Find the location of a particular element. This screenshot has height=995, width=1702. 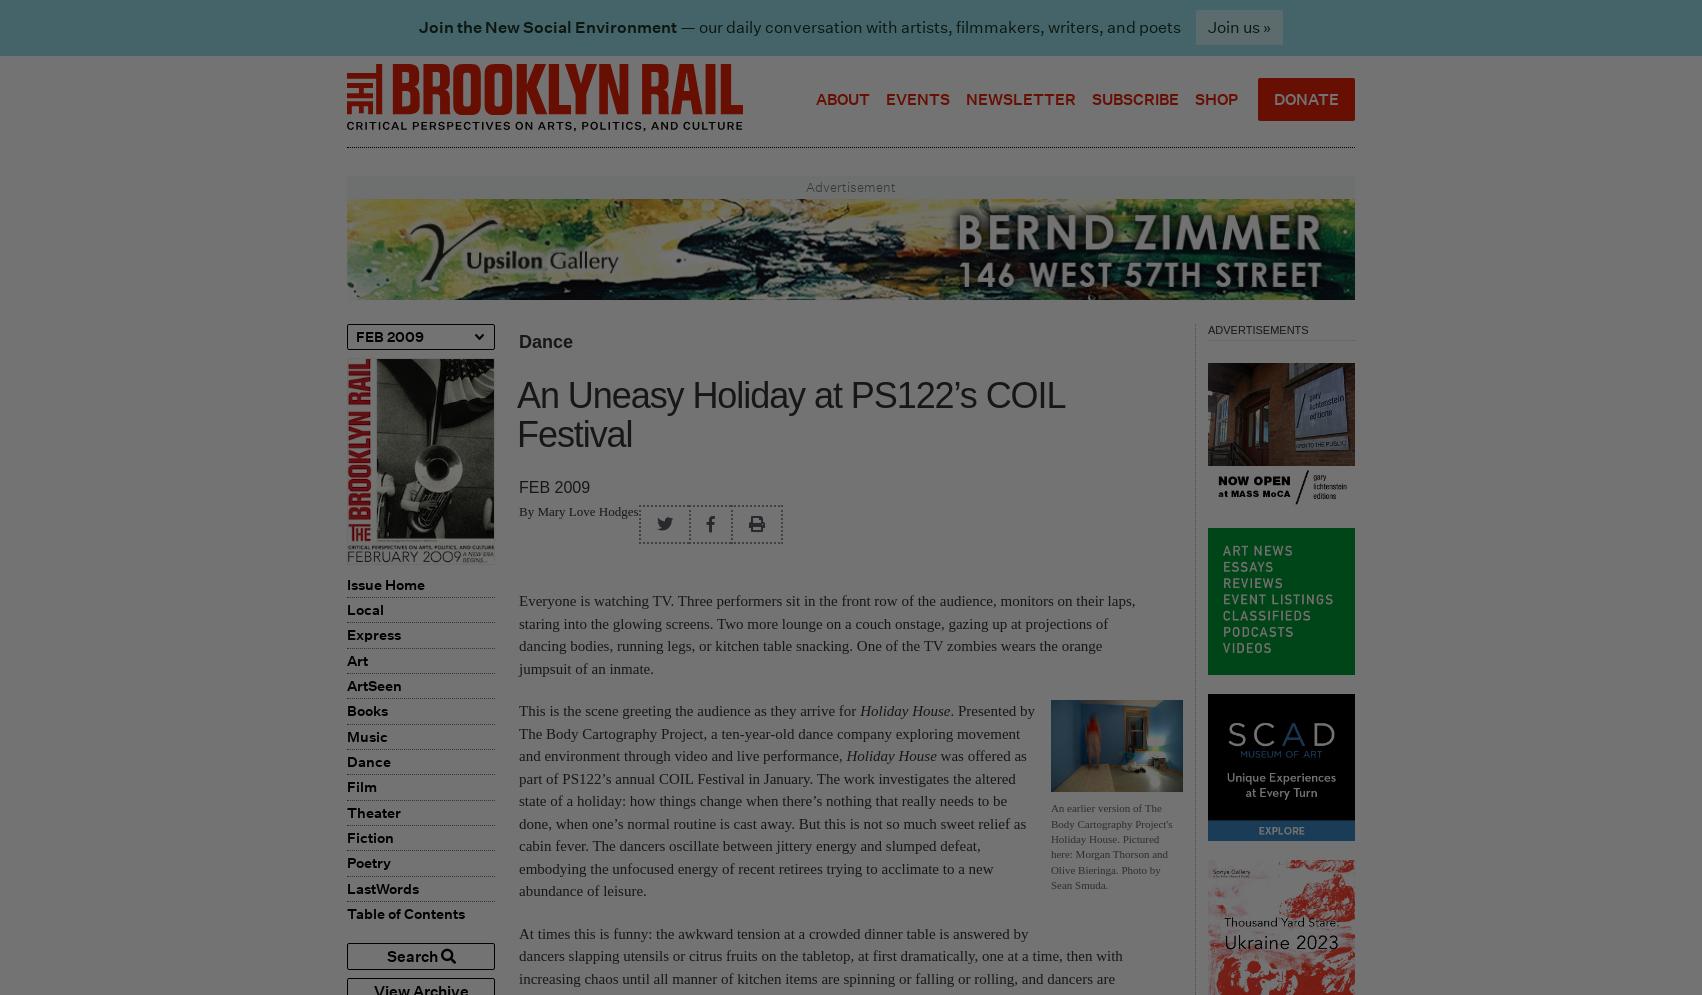

'Subscribe' is located at coordinates (1135, 98).